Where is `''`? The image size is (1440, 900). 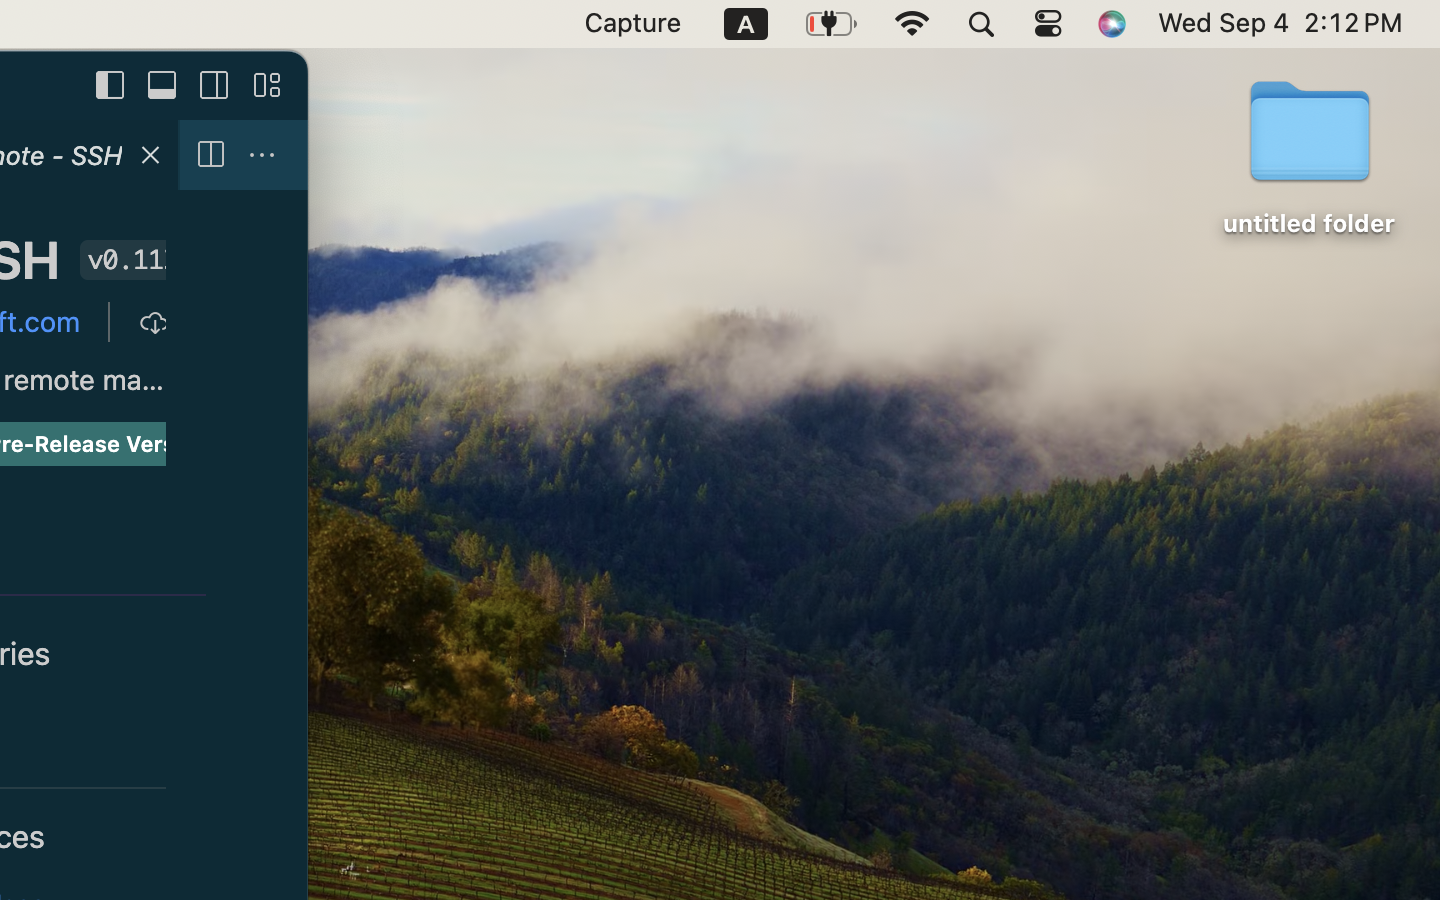
'' is located at coordinates (162, 85).